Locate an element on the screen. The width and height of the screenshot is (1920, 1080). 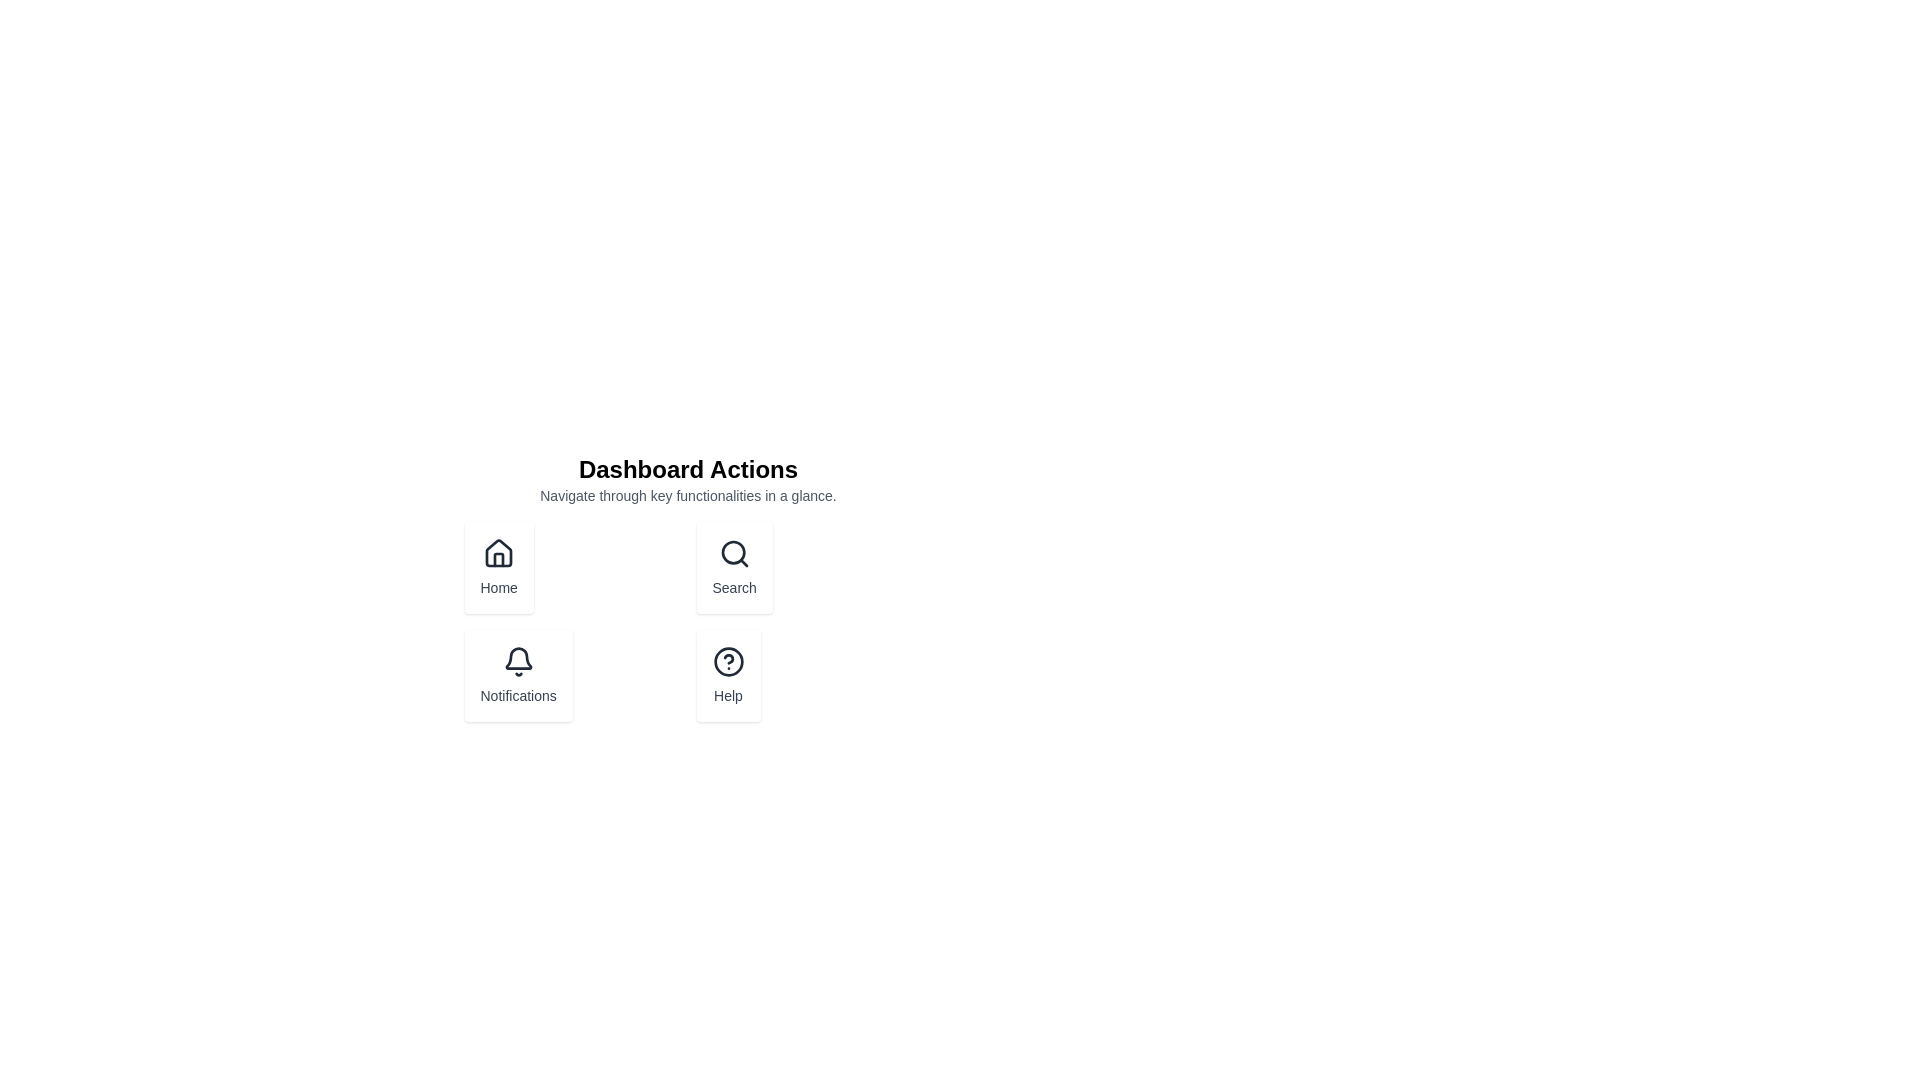
the home SVG icon located in the top-left corner of the grid layout under the 'Dashboard Actions' section is located at coordinates (499, 554).